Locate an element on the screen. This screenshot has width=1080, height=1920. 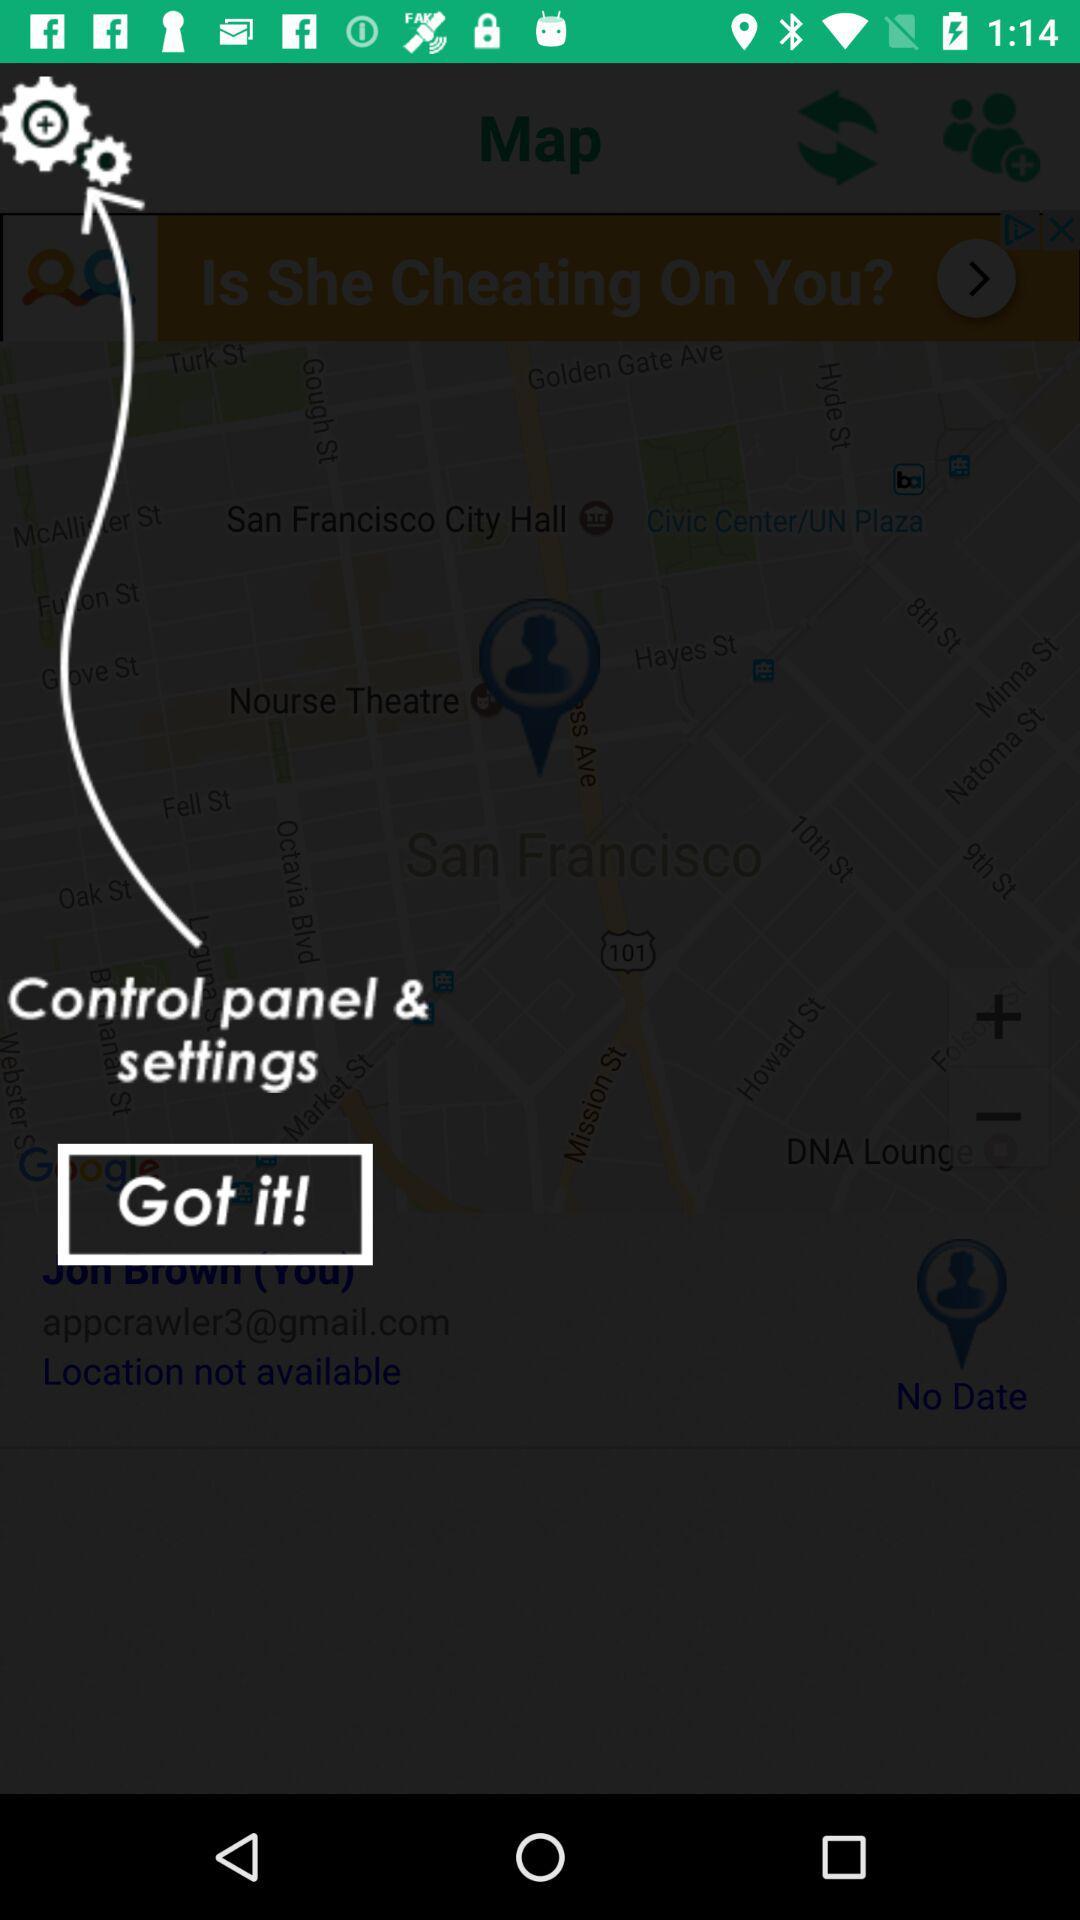
the button which is next to the map is located at coordinates (839, 136).